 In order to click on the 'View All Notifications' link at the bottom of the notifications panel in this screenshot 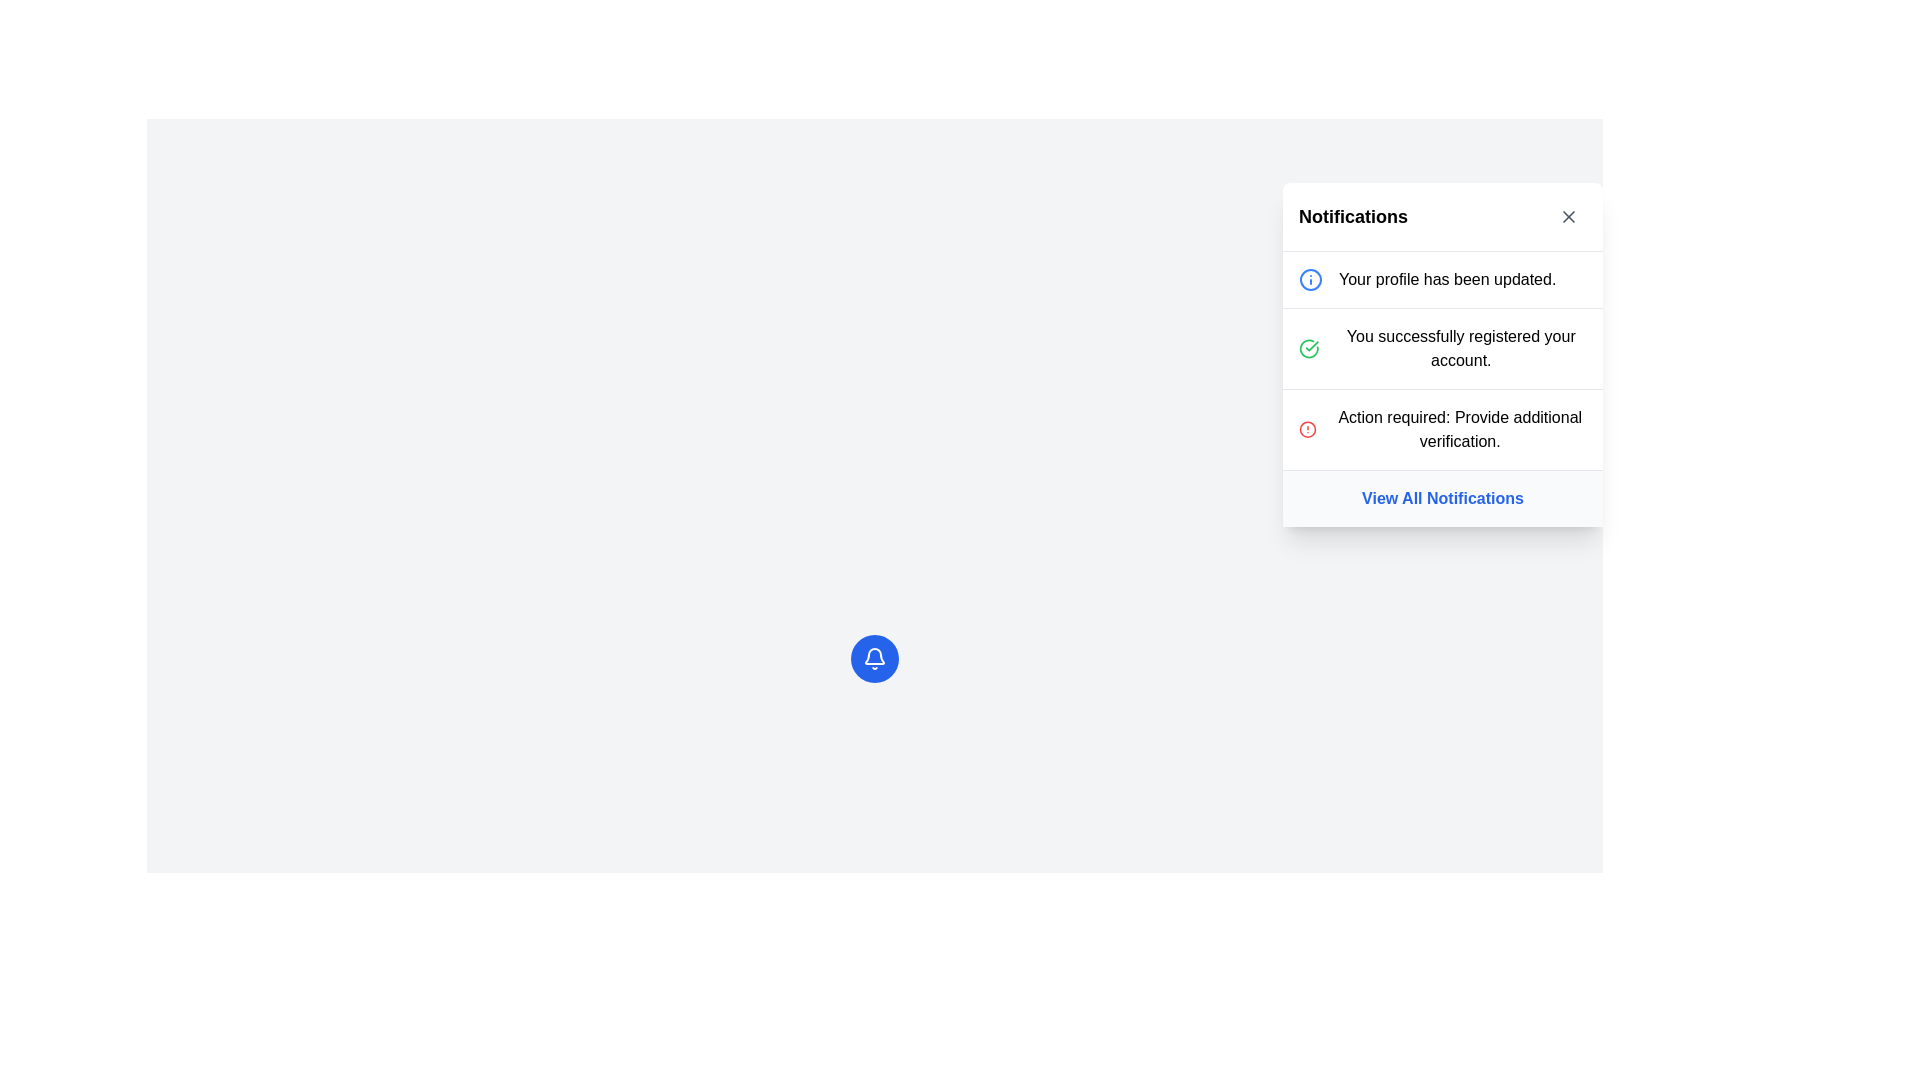, I will do `click(1443, 496)`.